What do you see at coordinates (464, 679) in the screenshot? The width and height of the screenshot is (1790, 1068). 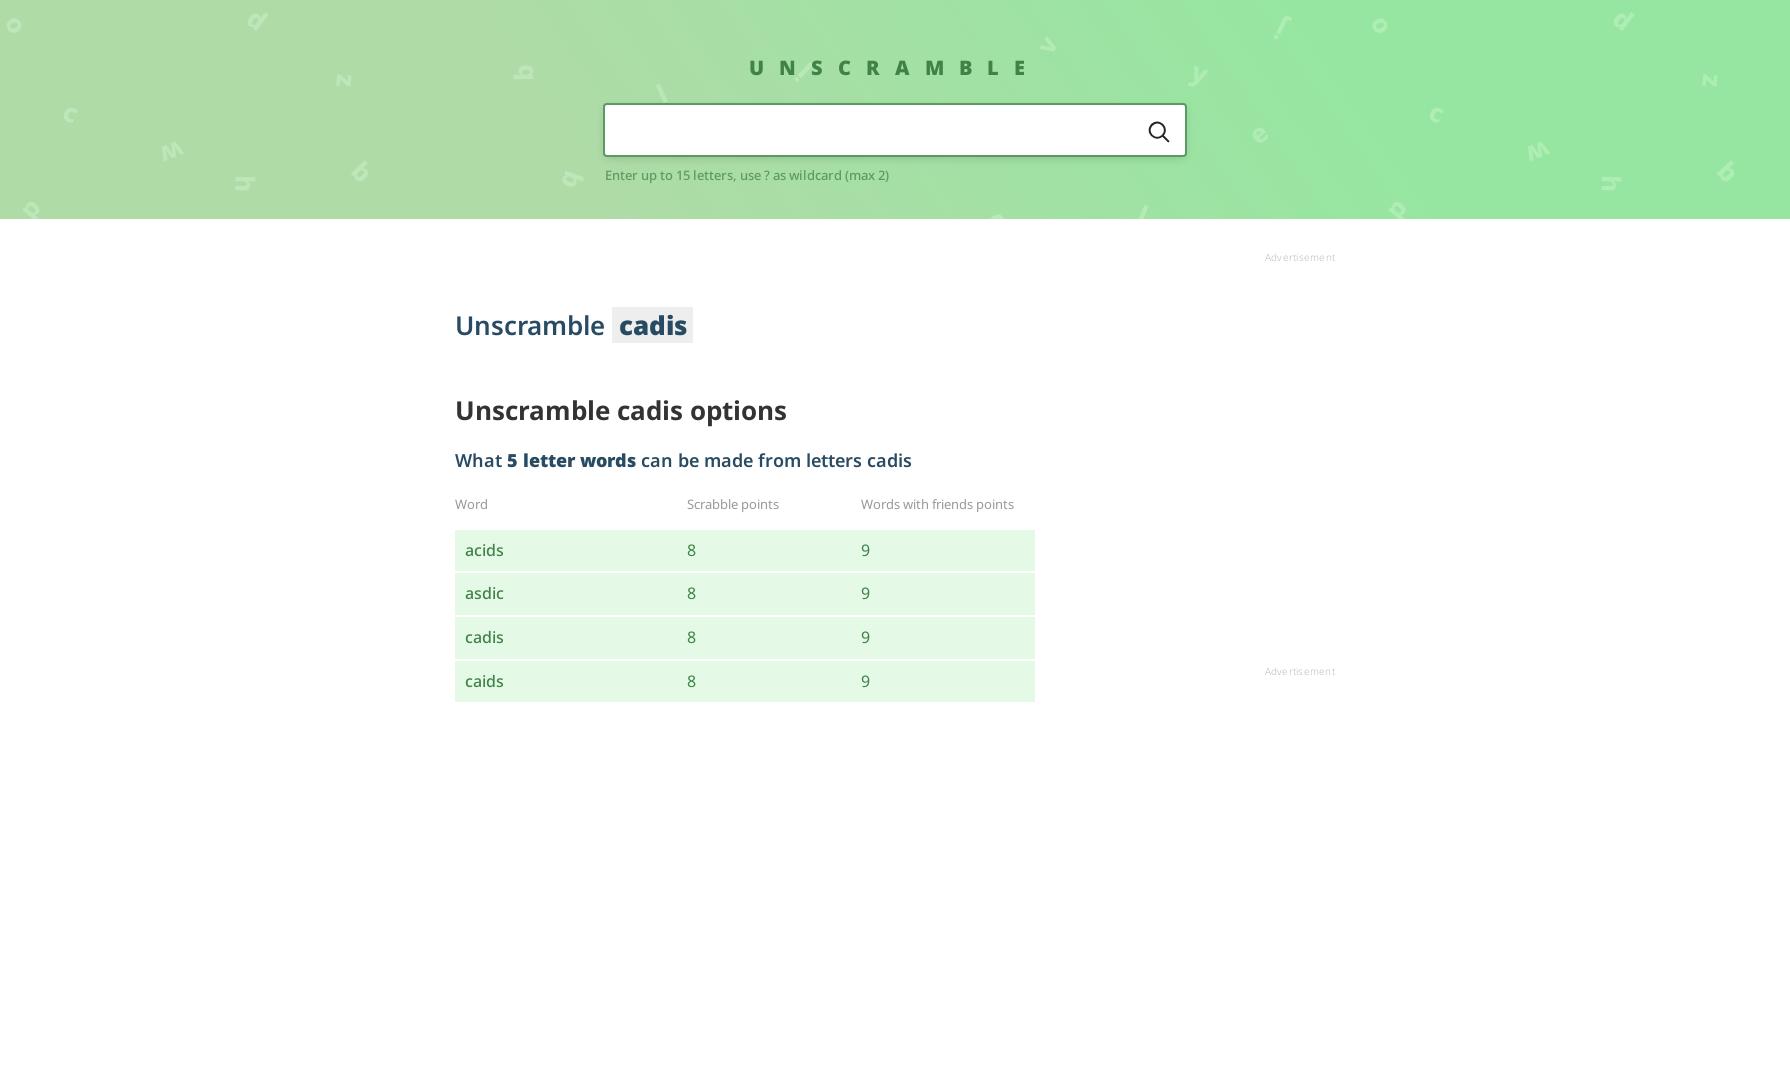 I see `'caids'` at bounding box center [464, 679].